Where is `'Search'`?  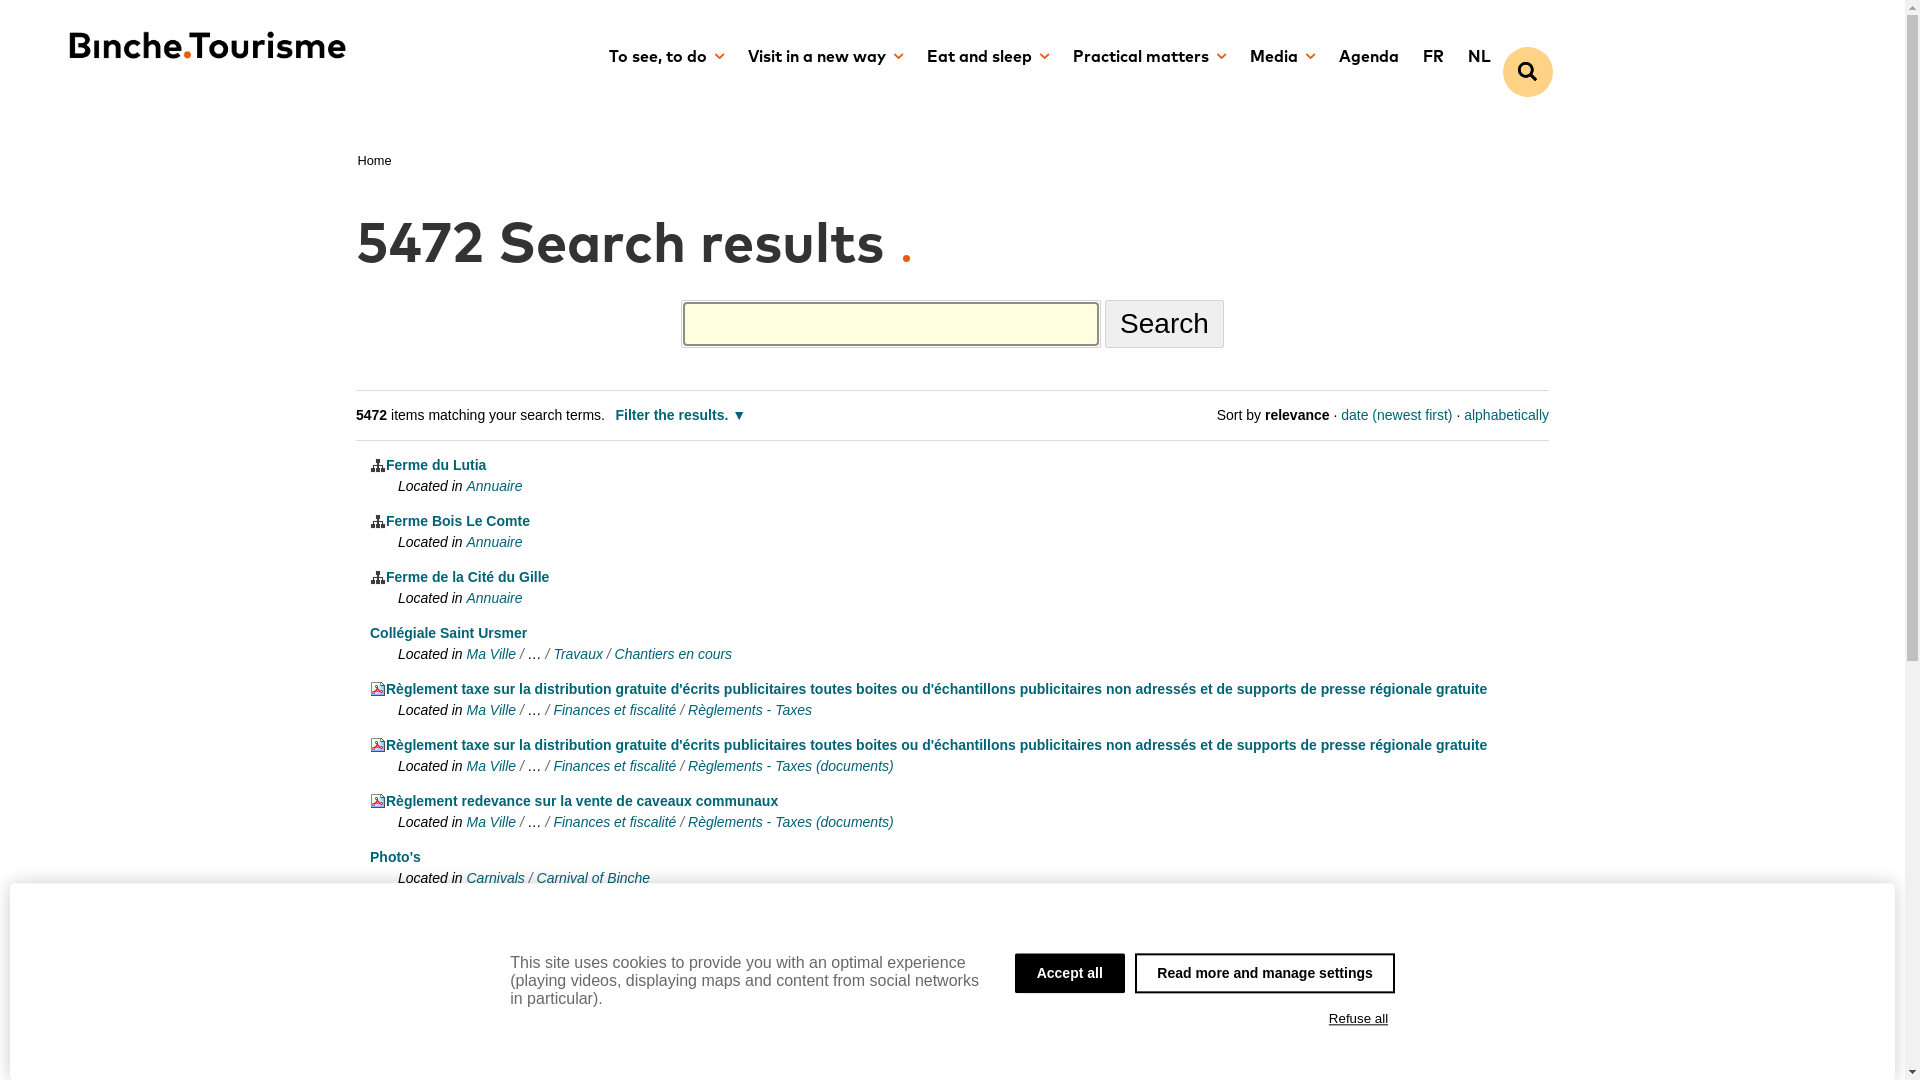 'Search' is located at coordinates (1103, 323).